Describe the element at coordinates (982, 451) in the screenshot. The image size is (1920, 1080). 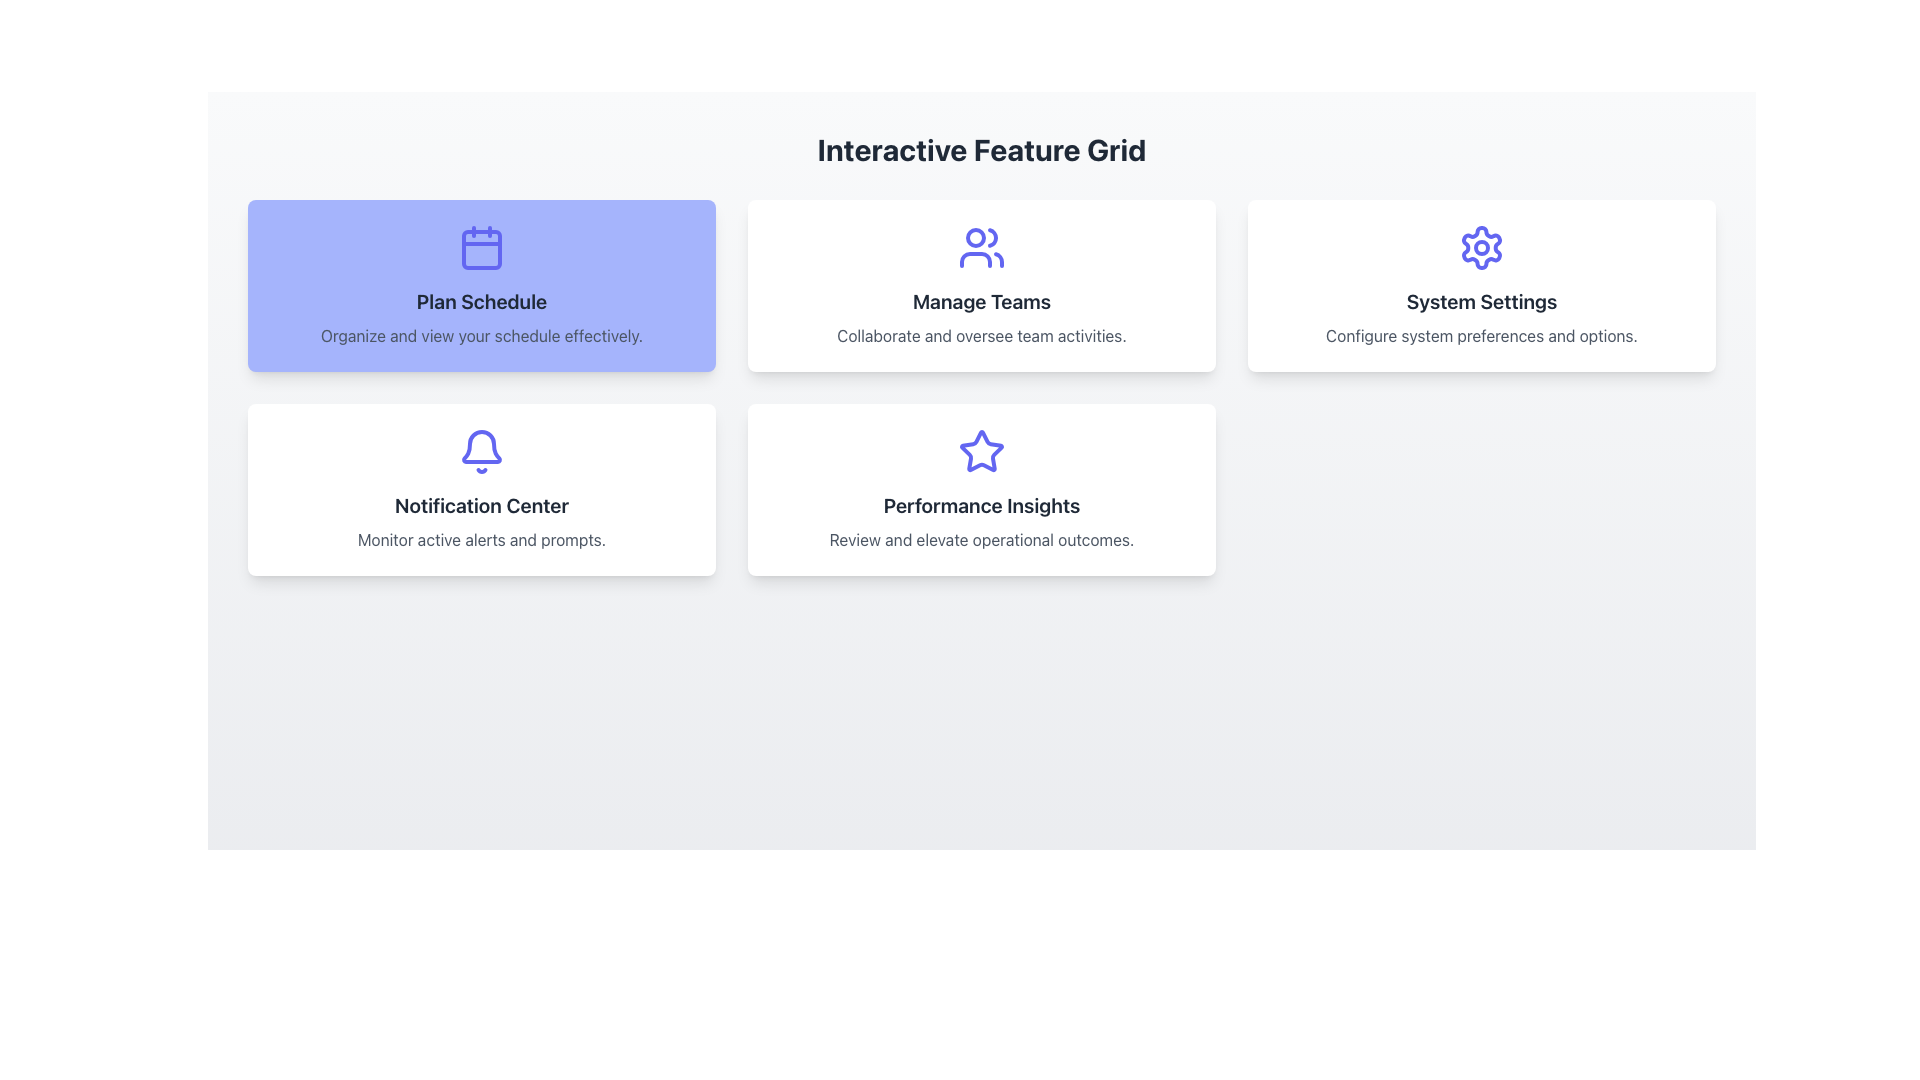
I see `the Decorative Icon, which is a star icon located at the upper portion of the 'Performance Insights' card in the bottom-right corner of the grid structure` at that location.